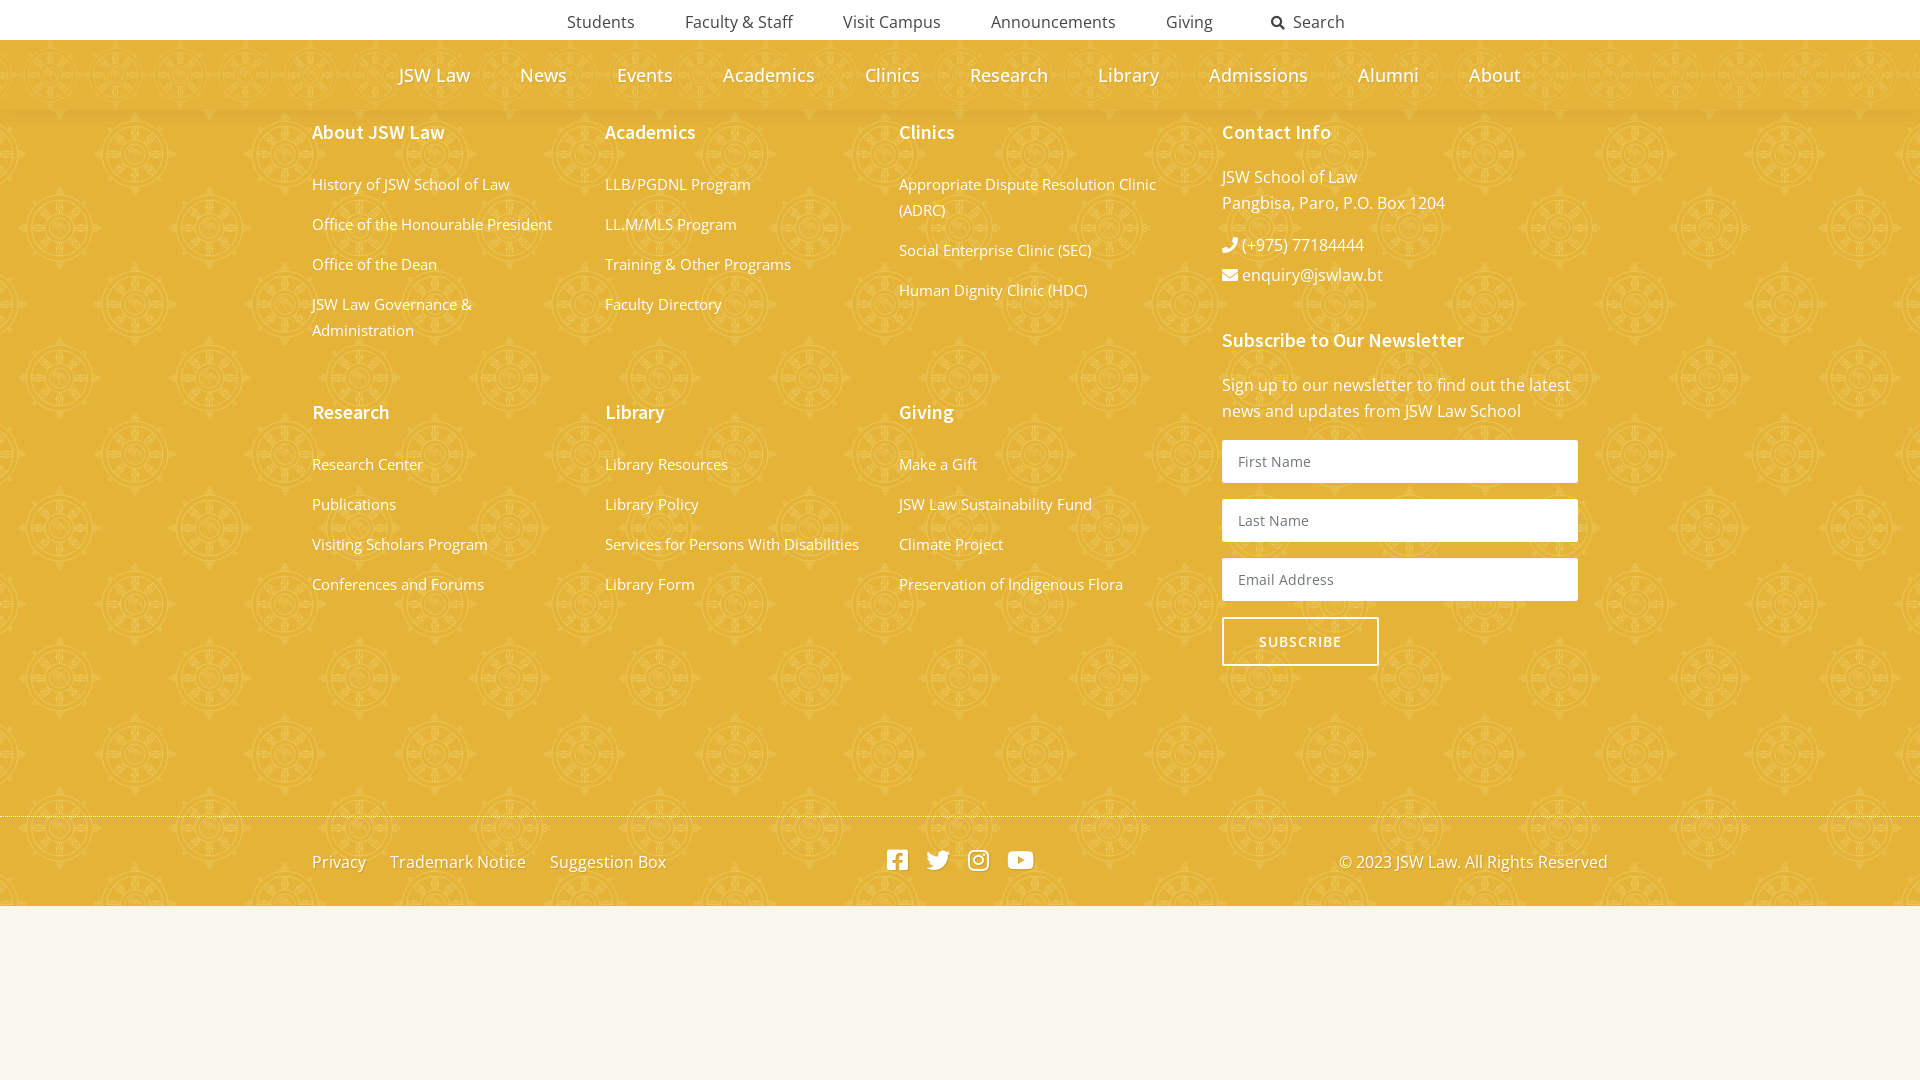  I want to click on 'Appropriate Dispute Resolution Clinic (ADRC)', so click(1027, 196).